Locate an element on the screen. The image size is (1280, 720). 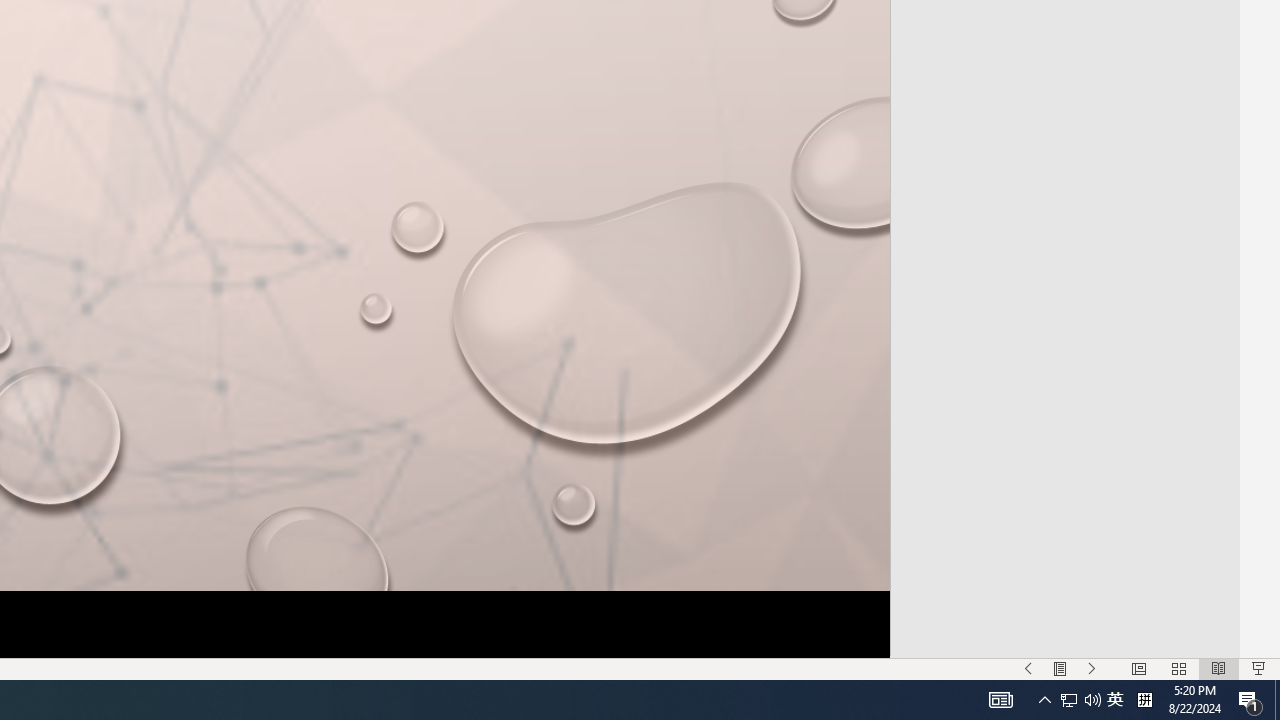
'Slide Show Previous On' is located at coordinates (1028, 669).